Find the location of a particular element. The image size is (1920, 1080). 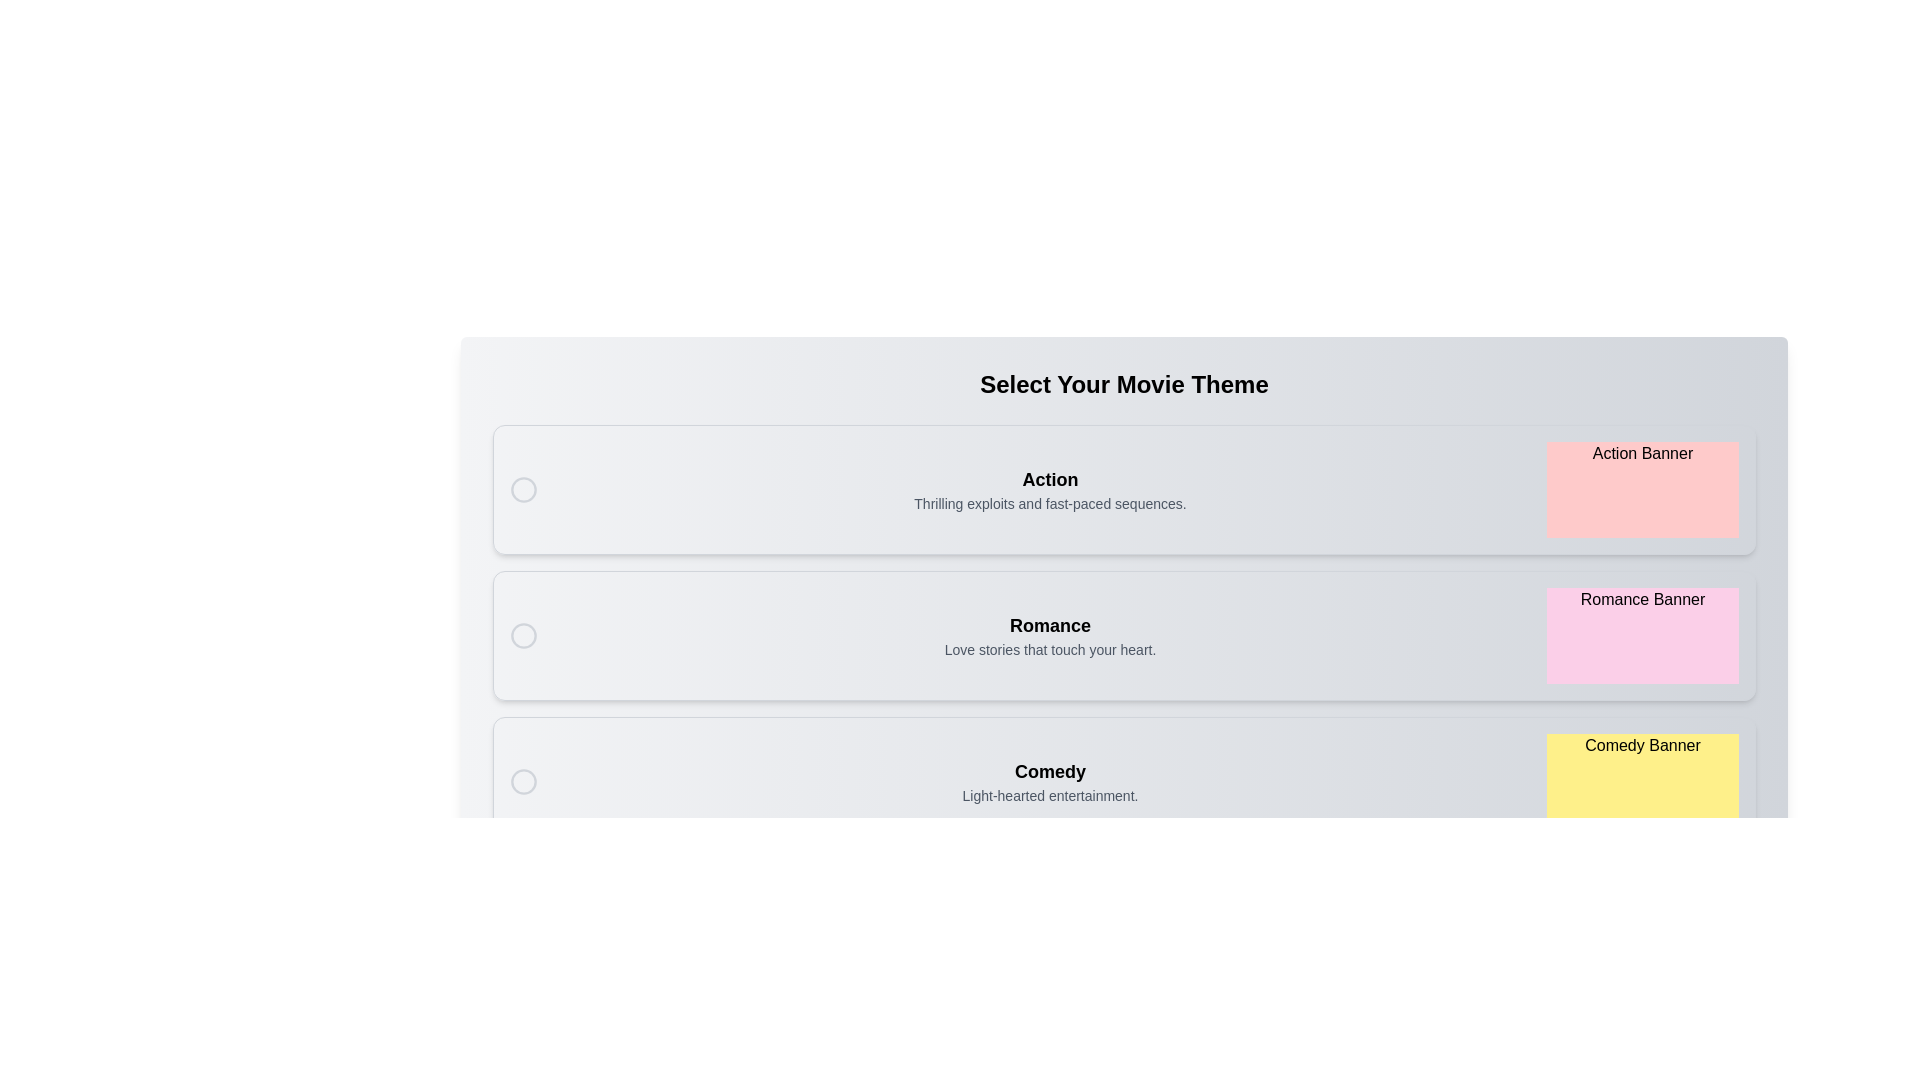

the third SVG Circle element located near the 'Comedy' section, which is part of a group of similar circular elements is located at coordinates (523, 781).